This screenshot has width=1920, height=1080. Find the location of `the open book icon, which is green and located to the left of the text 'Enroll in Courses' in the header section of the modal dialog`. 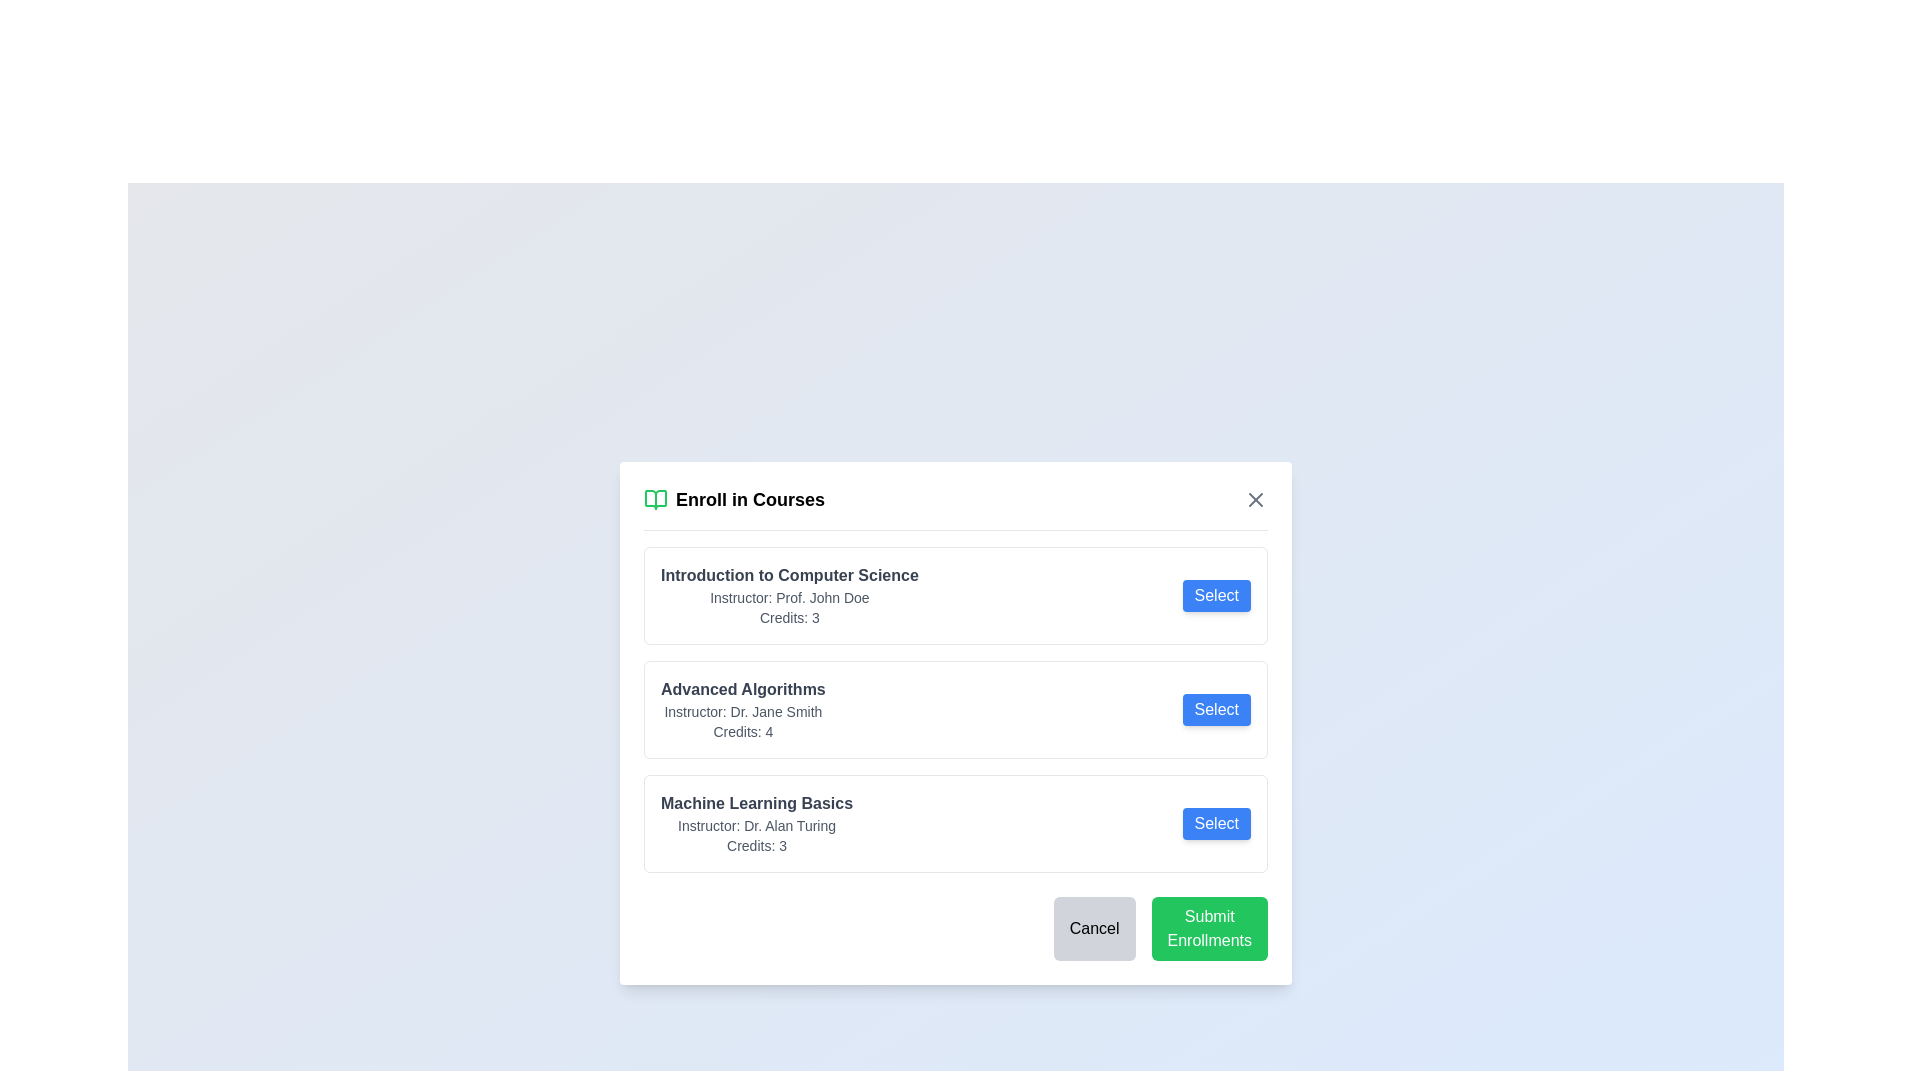

the open book icon, which is green and located to the left of the text 'Enroll in Courses' in the header section of the modal dialog is located at coordinates (656, 497).